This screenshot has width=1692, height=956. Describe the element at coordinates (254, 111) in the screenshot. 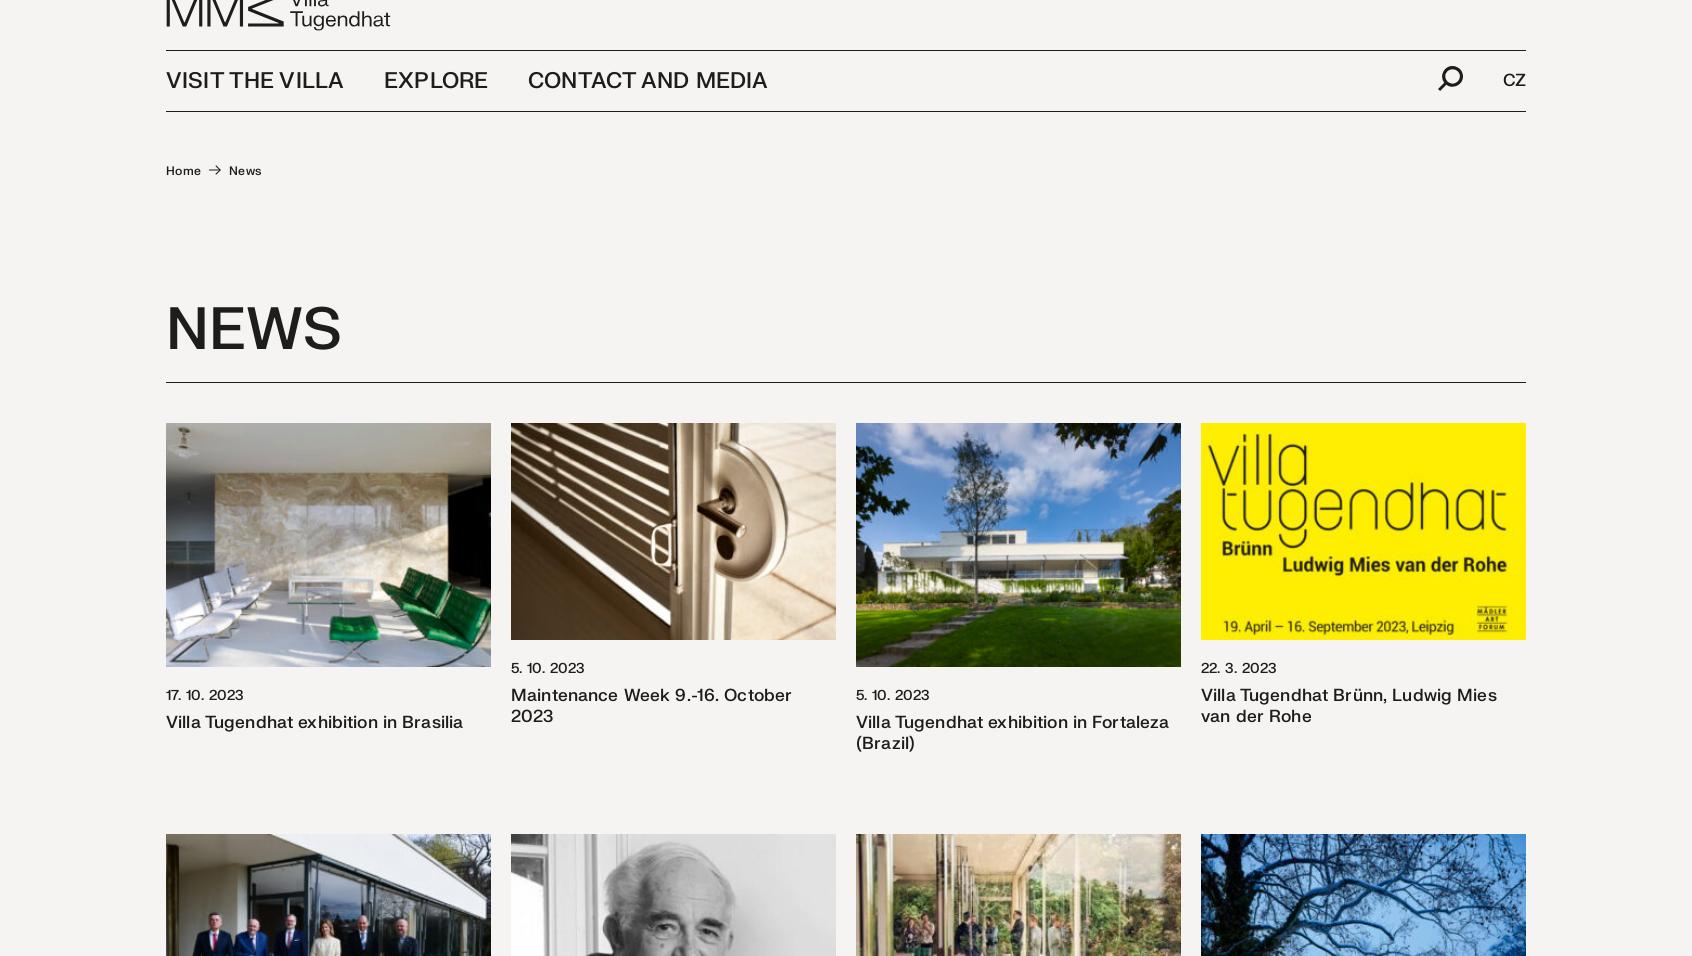

I see `'Visit the Villa'` at that location.